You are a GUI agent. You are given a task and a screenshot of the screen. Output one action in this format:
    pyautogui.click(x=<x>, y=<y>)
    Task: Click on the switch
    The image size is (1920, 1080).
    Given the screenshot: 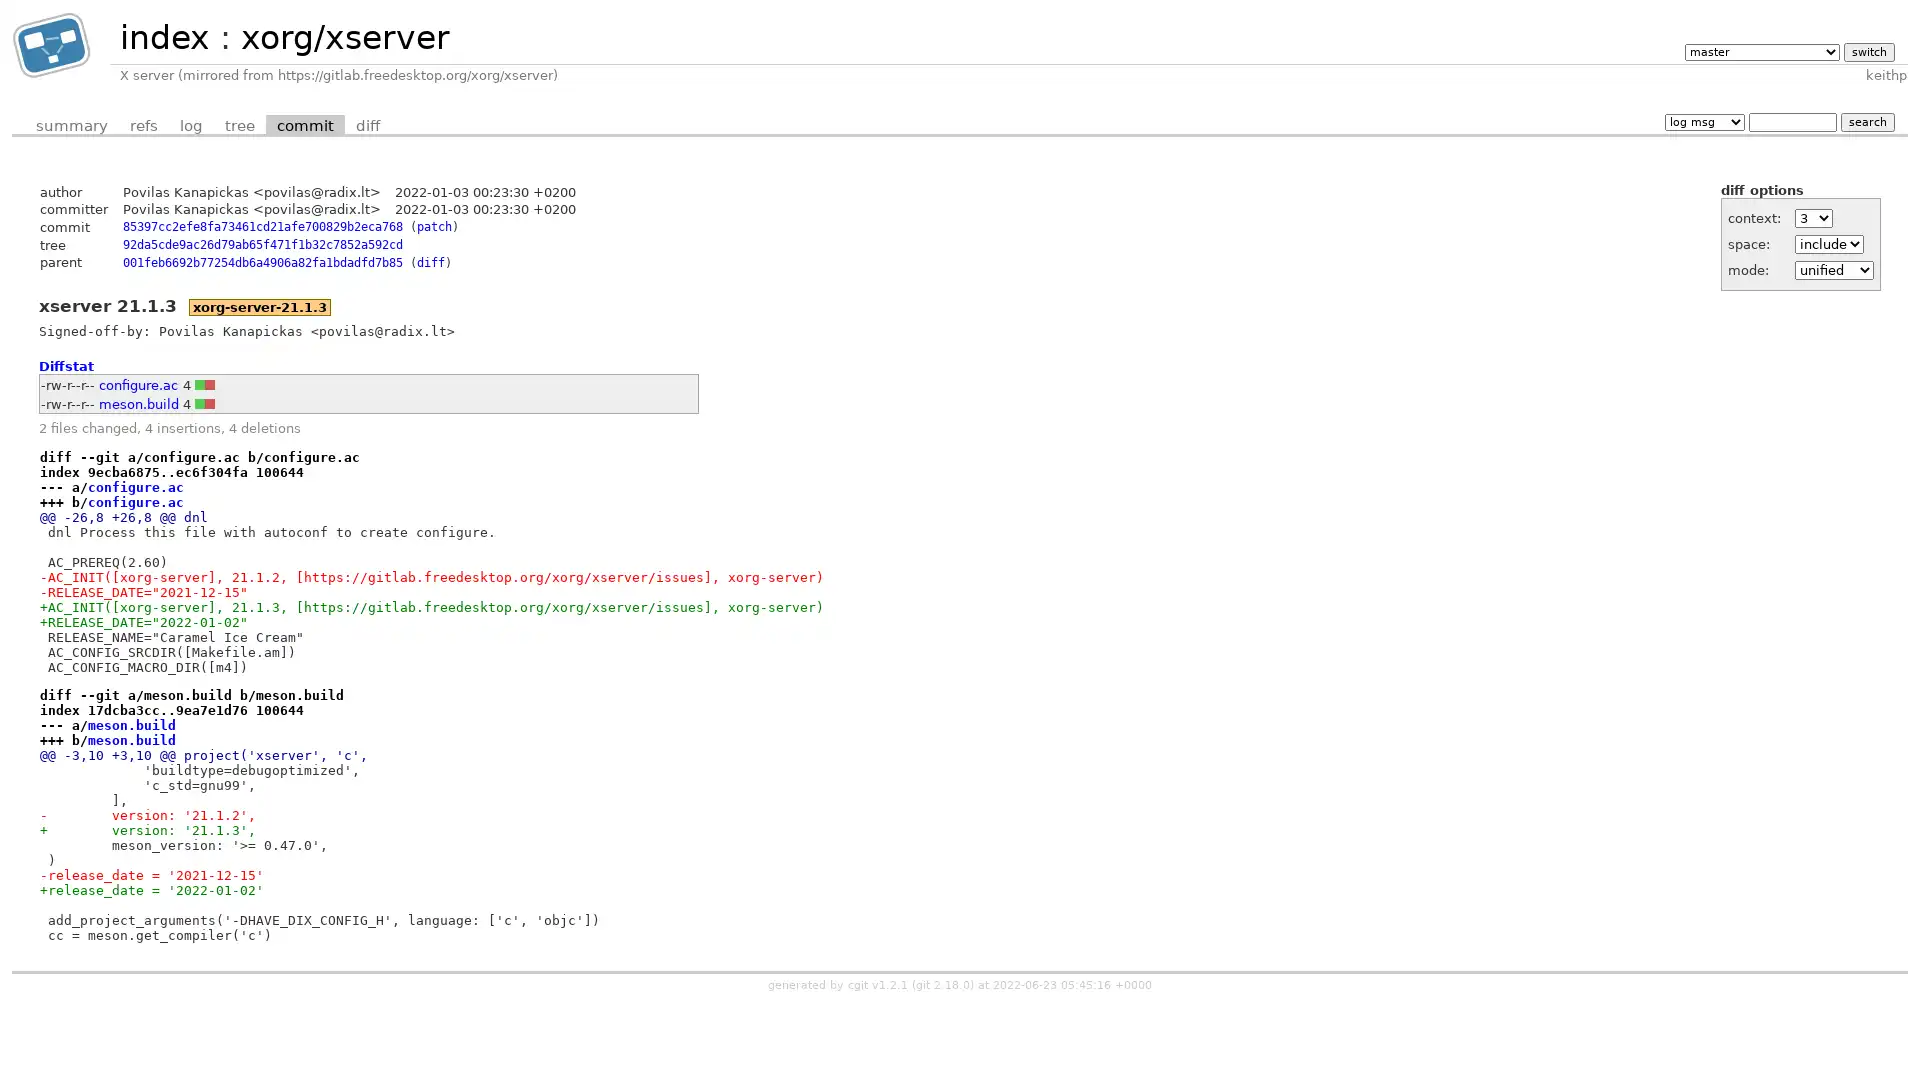 What is the action you would take?
    pyautogui.click(x=1867, y=50)
    